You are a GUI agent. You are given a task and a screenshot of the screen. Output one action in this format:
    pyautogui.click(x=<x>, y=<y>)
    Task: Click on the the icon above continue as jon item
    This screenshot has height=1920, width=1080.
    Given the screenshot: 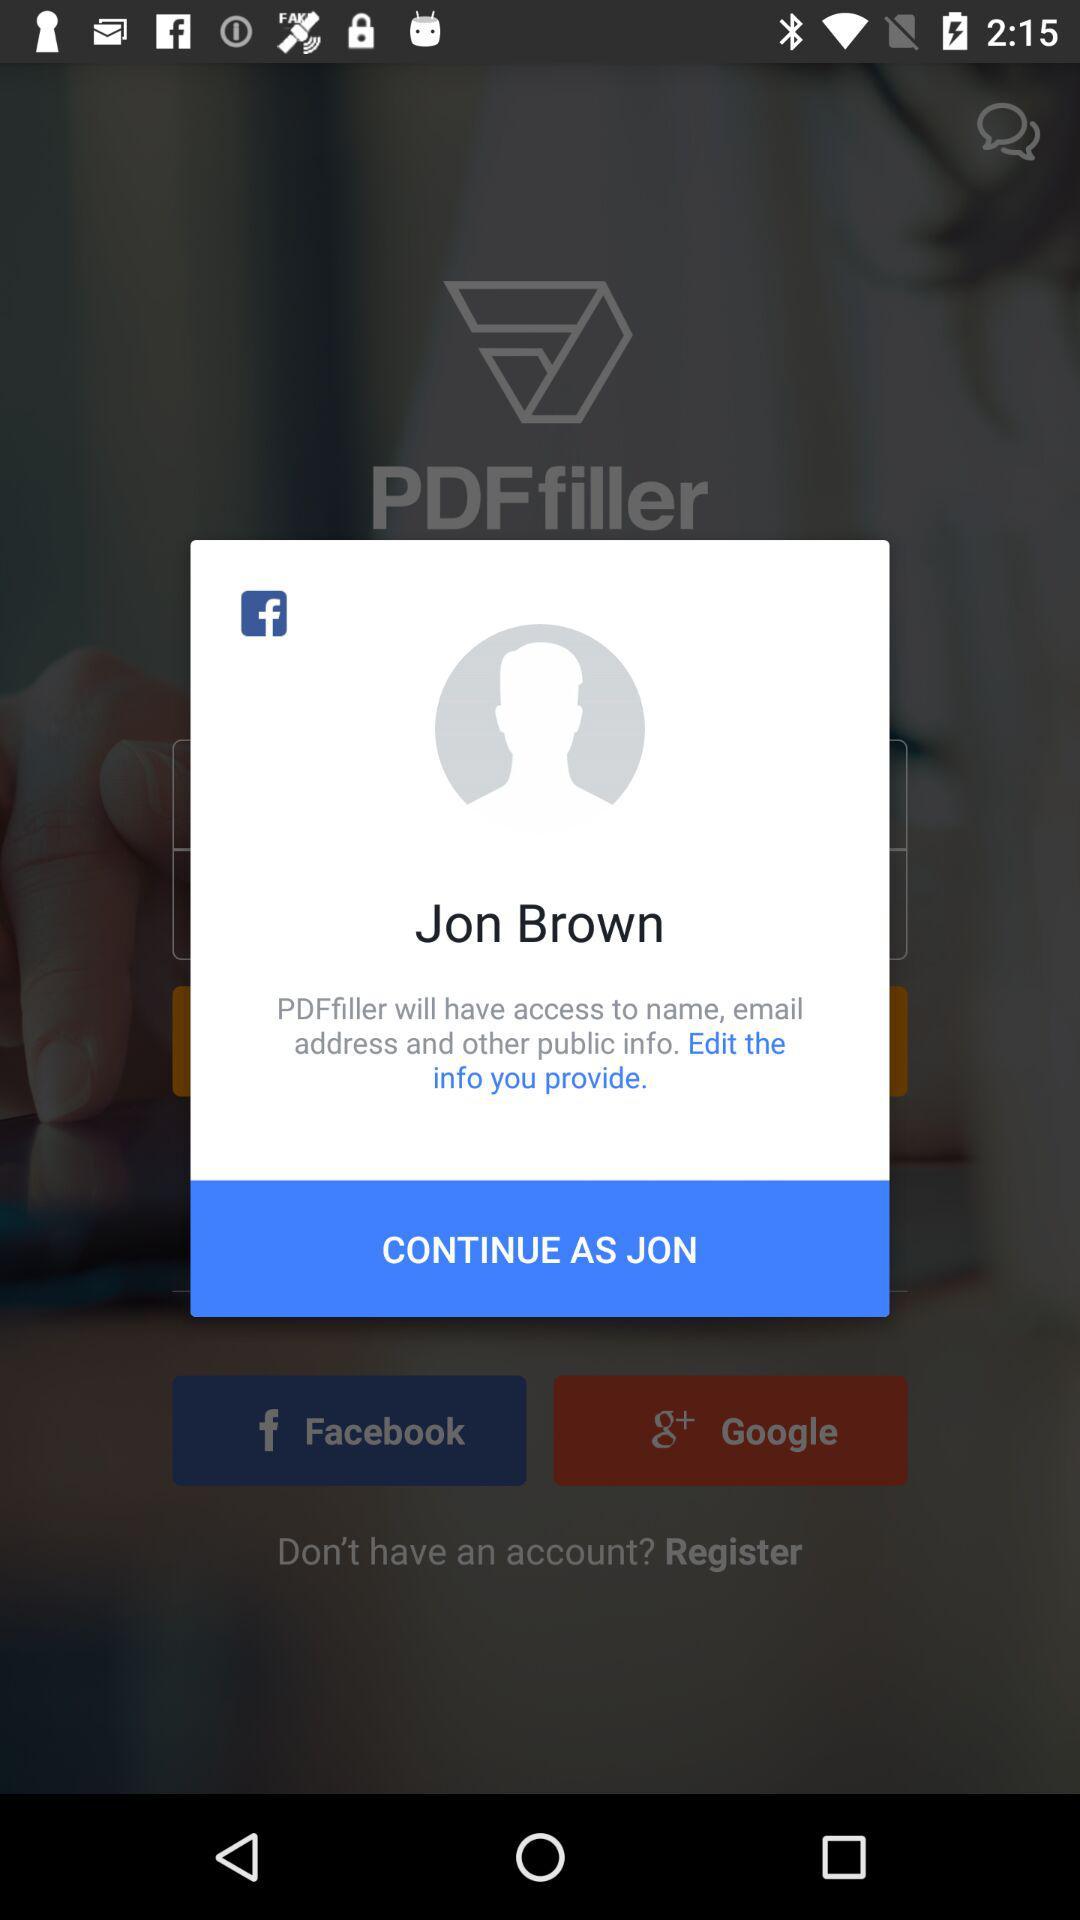 What is the action you would take?
    pyautogui.click(x=540, y=1041)
    